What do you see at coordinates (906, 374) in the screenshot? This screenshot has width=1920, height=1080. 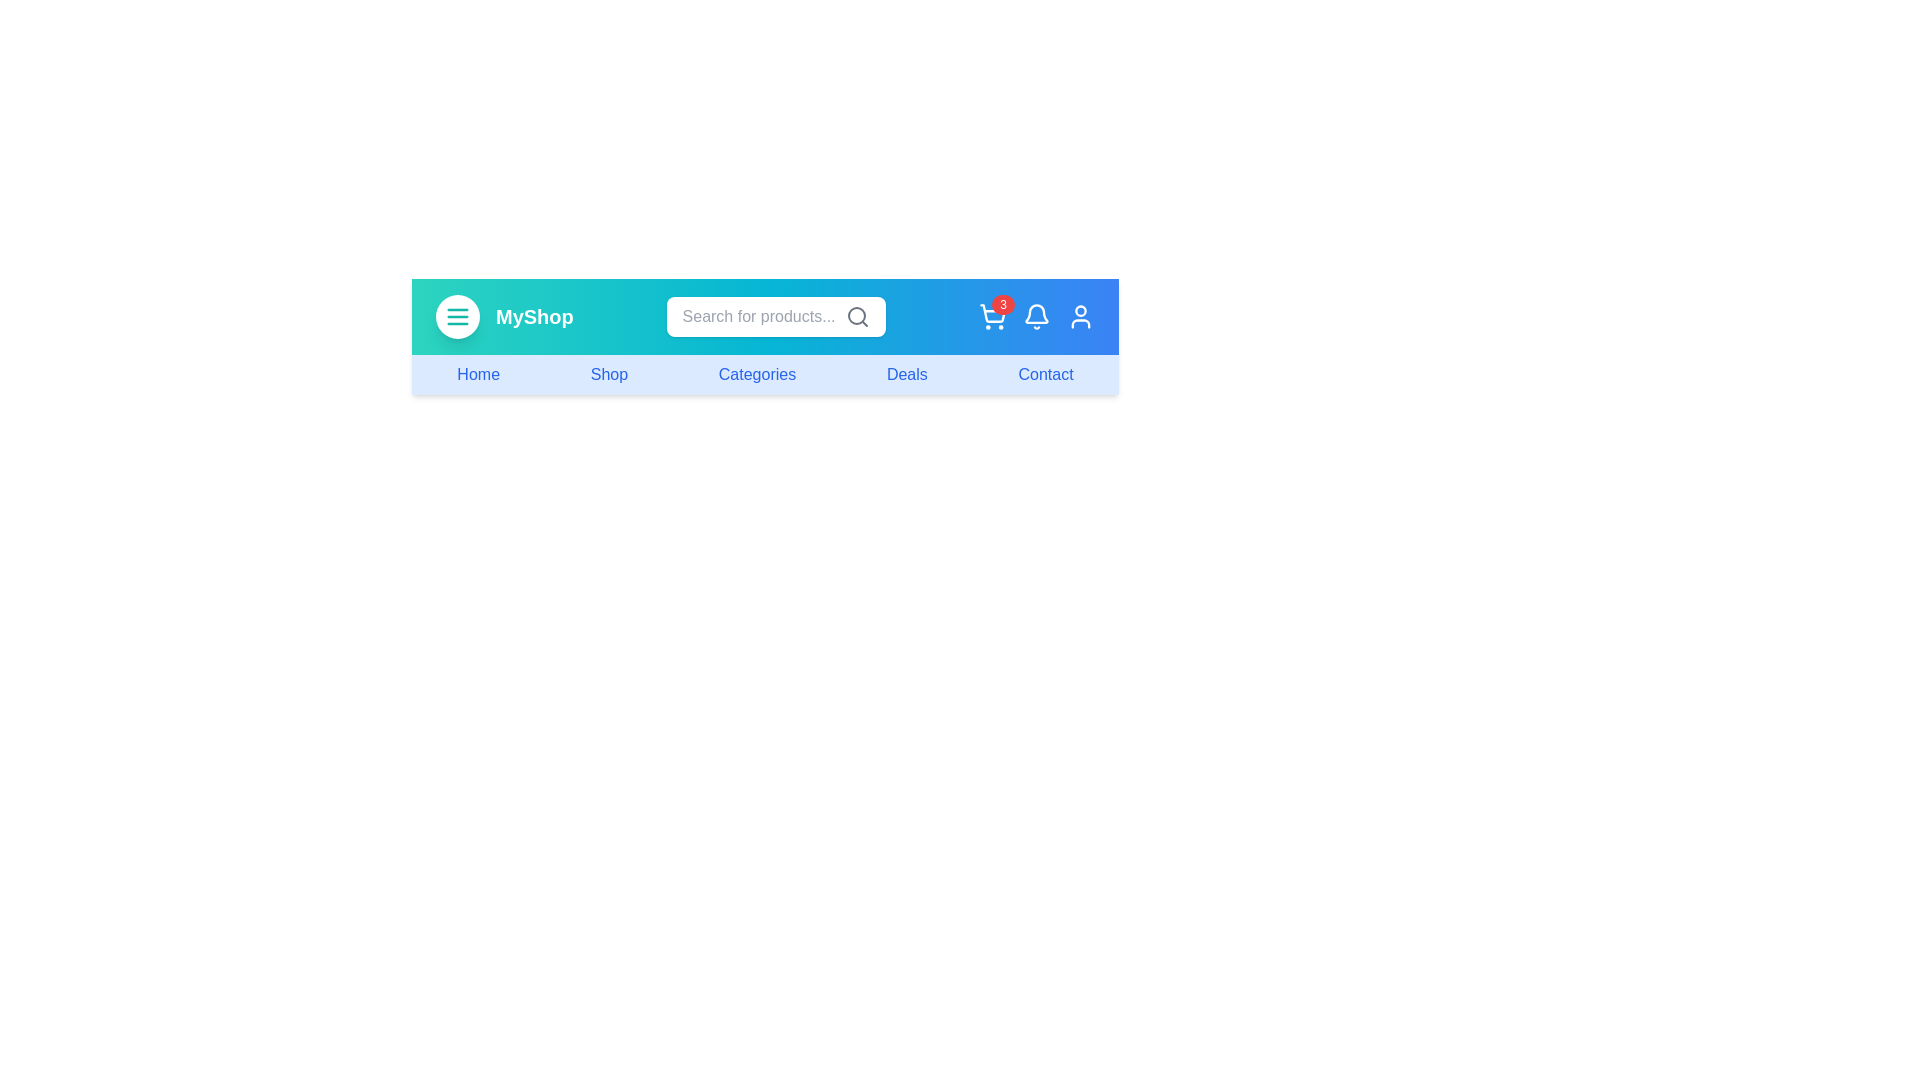 I see `the navigation link labeled Deals to navigate to the corresponding section` at bounding box center [906, 374].